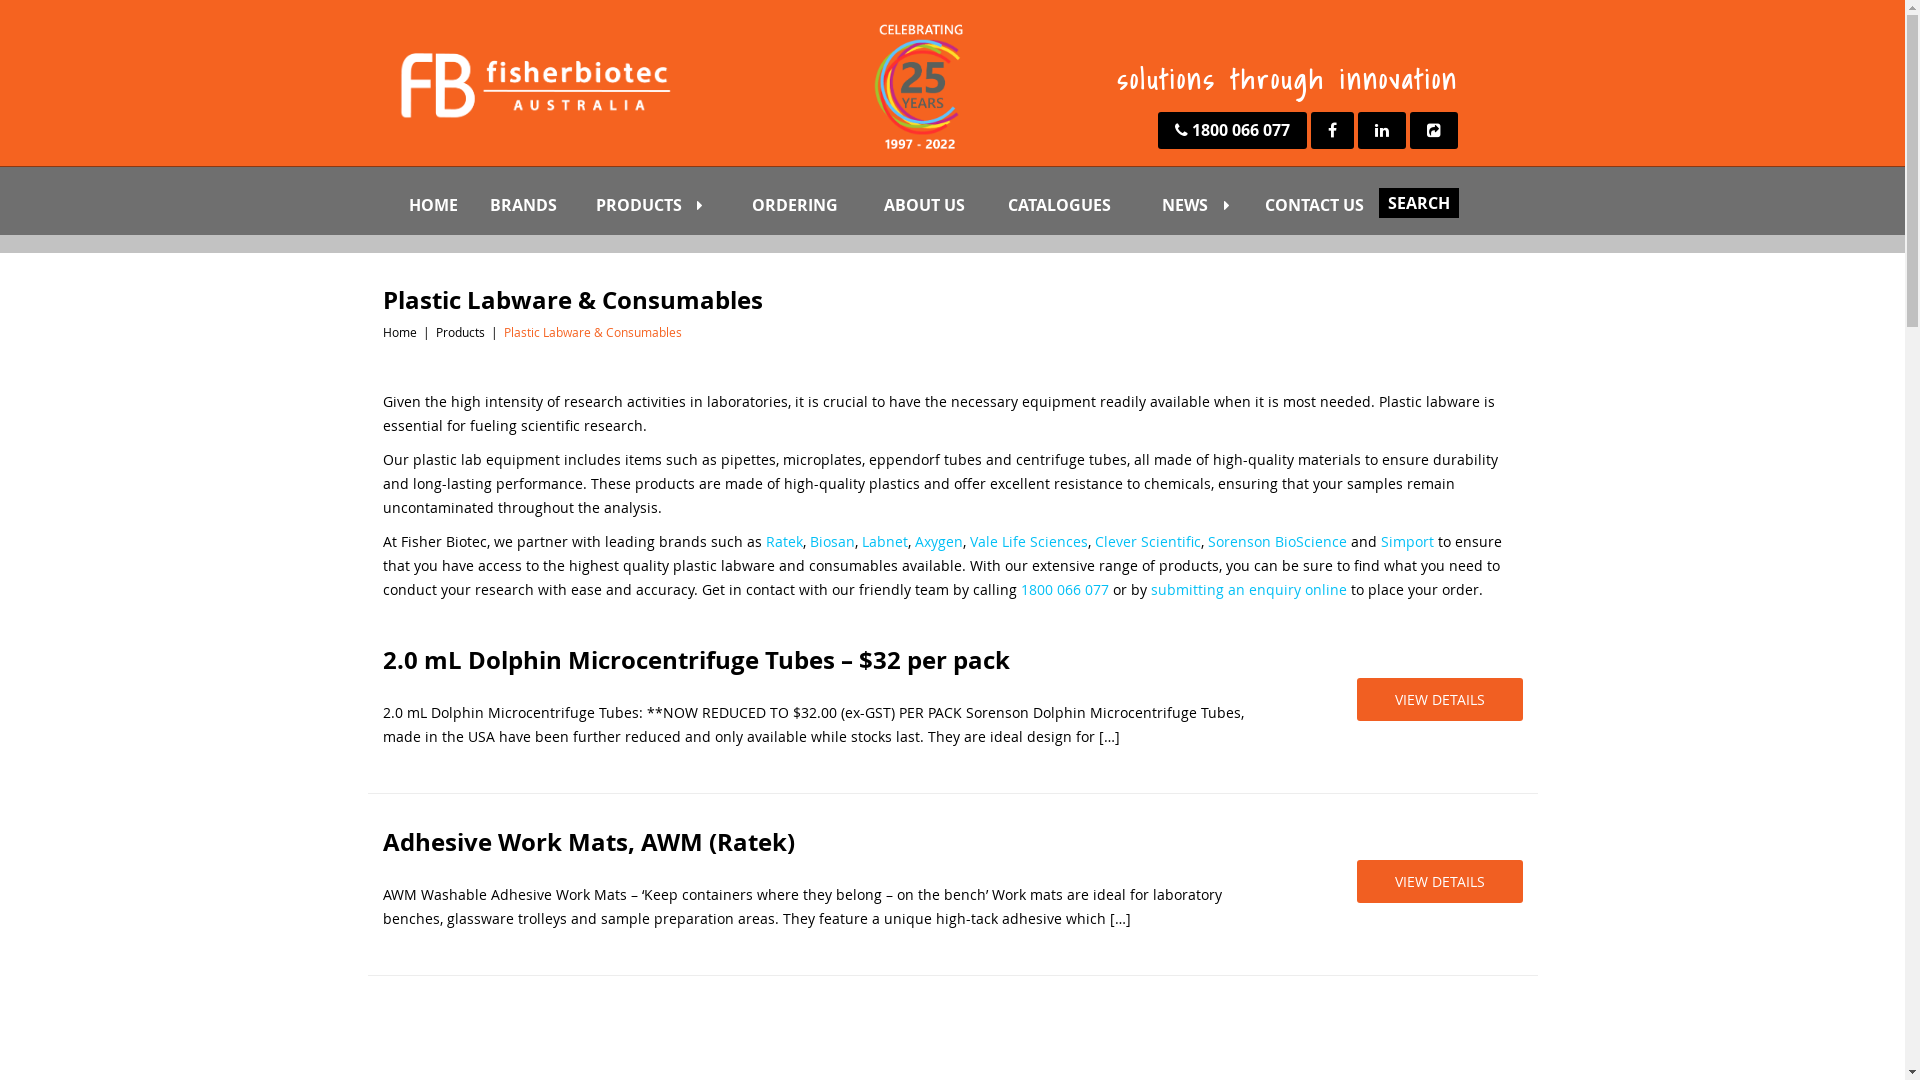 The height and width of the screenshot is (1080, 1920). What do you see at coordinates (1409, 130) in the screenshot?
I see `'Our Google Map Link page'` at bounding box center [1409, 130].